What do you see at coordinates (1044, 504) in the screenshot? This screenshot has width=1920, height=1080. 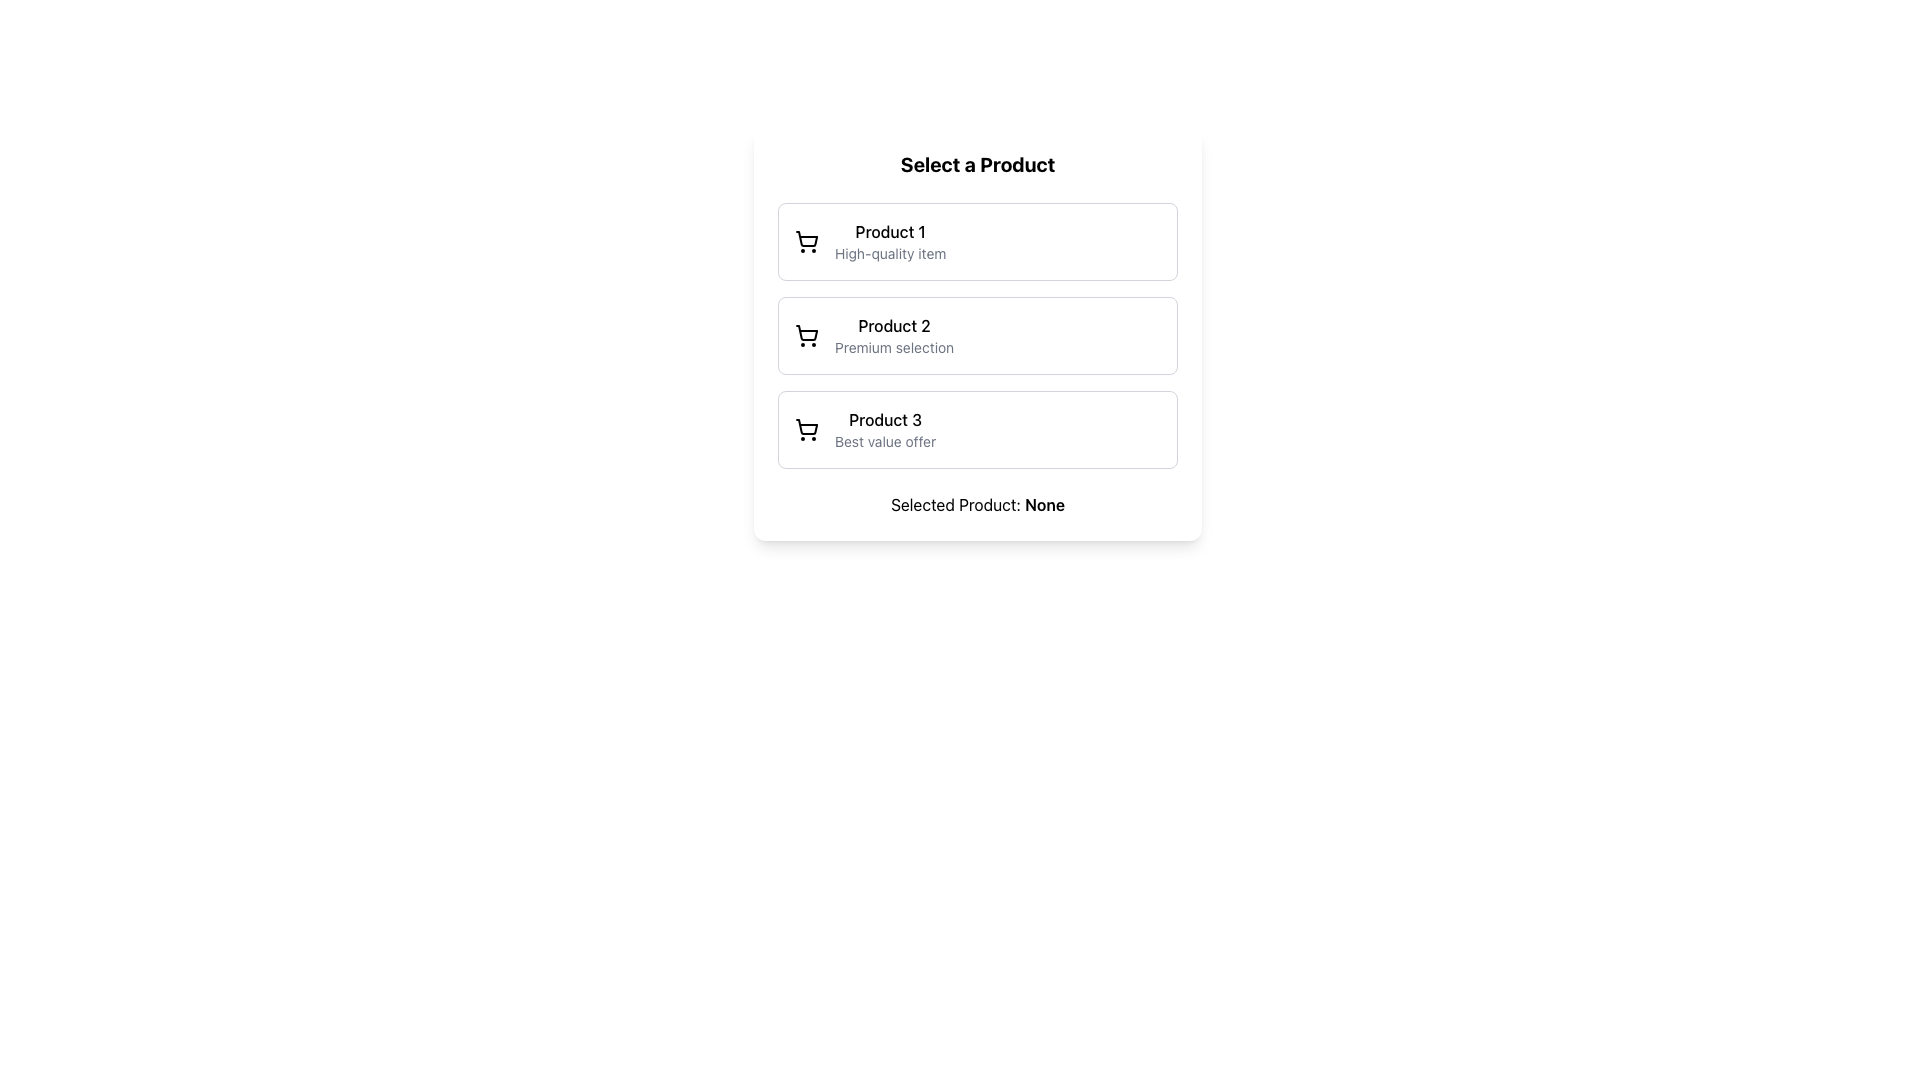 I see `text displayed to the right of the label 'Selected Product:' to determine the currently selected product` at bounding box center [1044, 504].